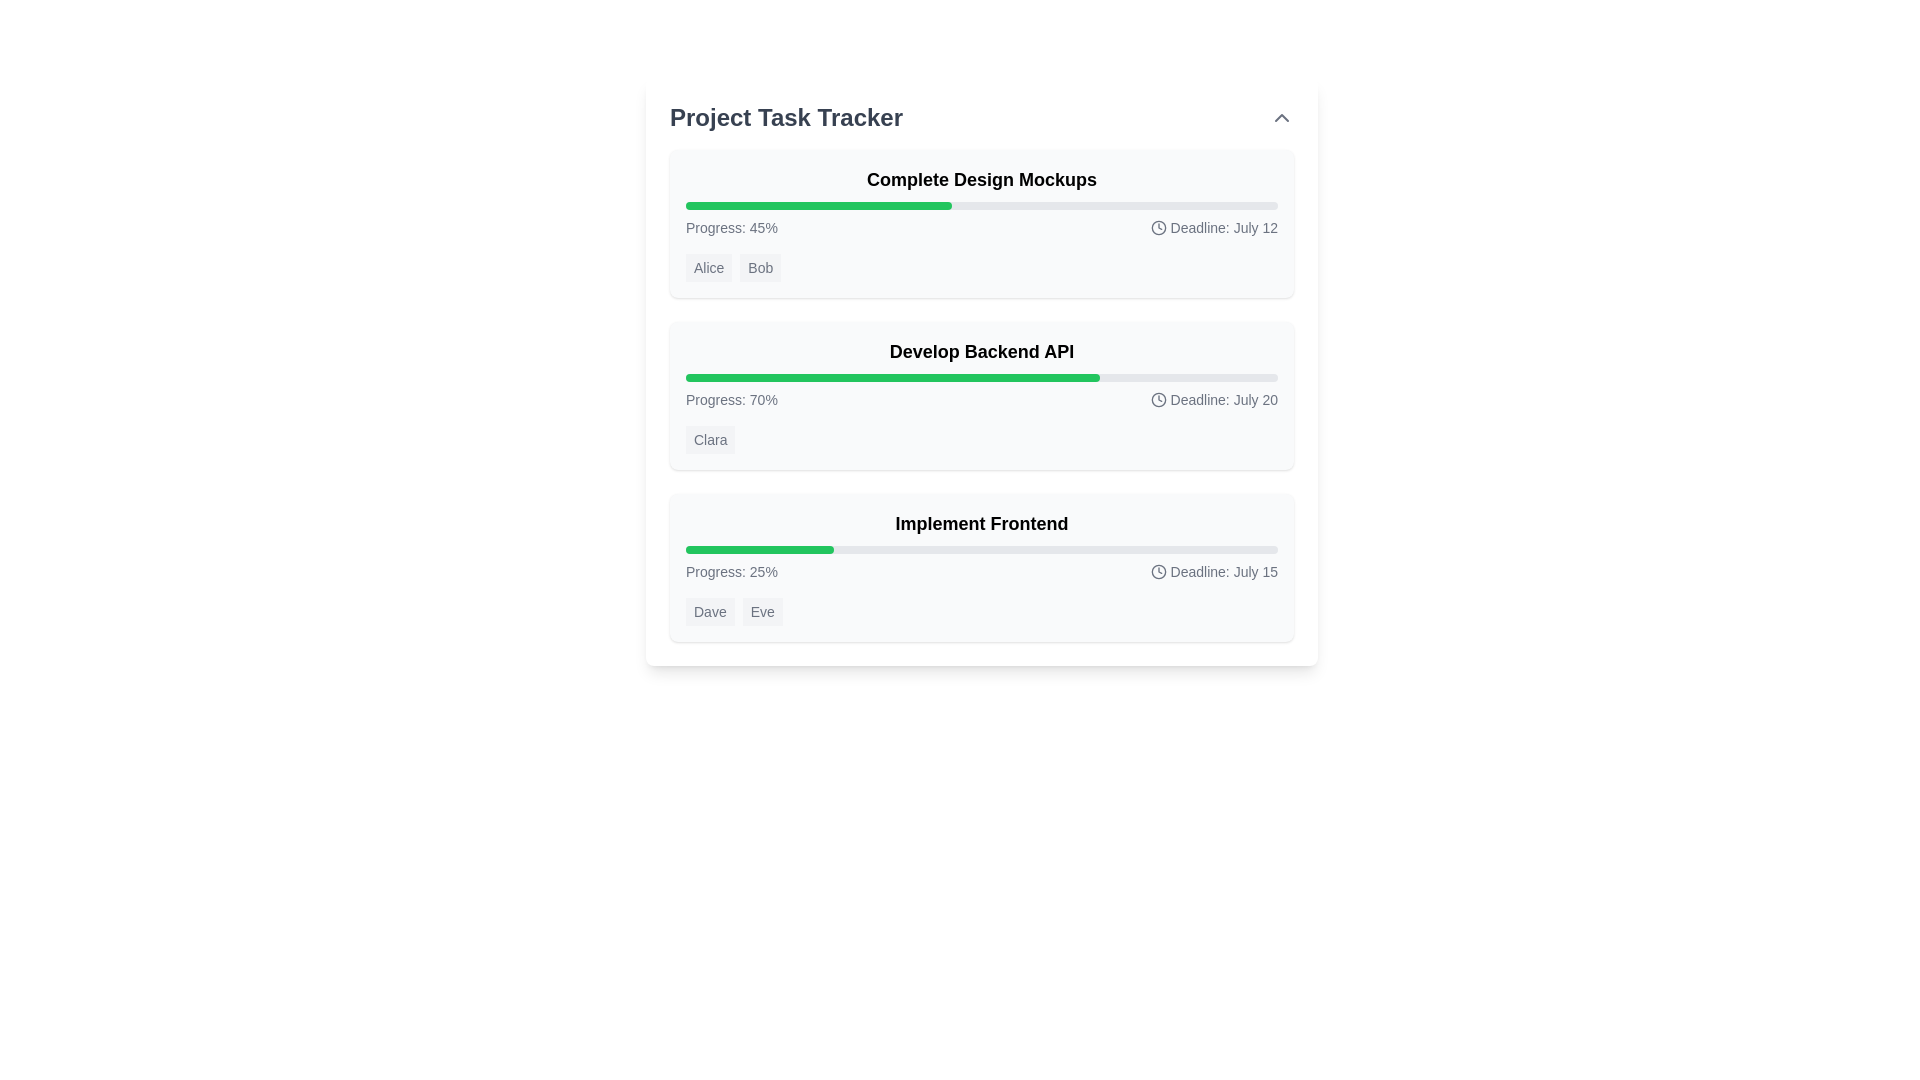  I want to click on the progress visually on the horizontal progress bar representing 70% completion for the 'Develop Backend API' task, so click(982, 378).